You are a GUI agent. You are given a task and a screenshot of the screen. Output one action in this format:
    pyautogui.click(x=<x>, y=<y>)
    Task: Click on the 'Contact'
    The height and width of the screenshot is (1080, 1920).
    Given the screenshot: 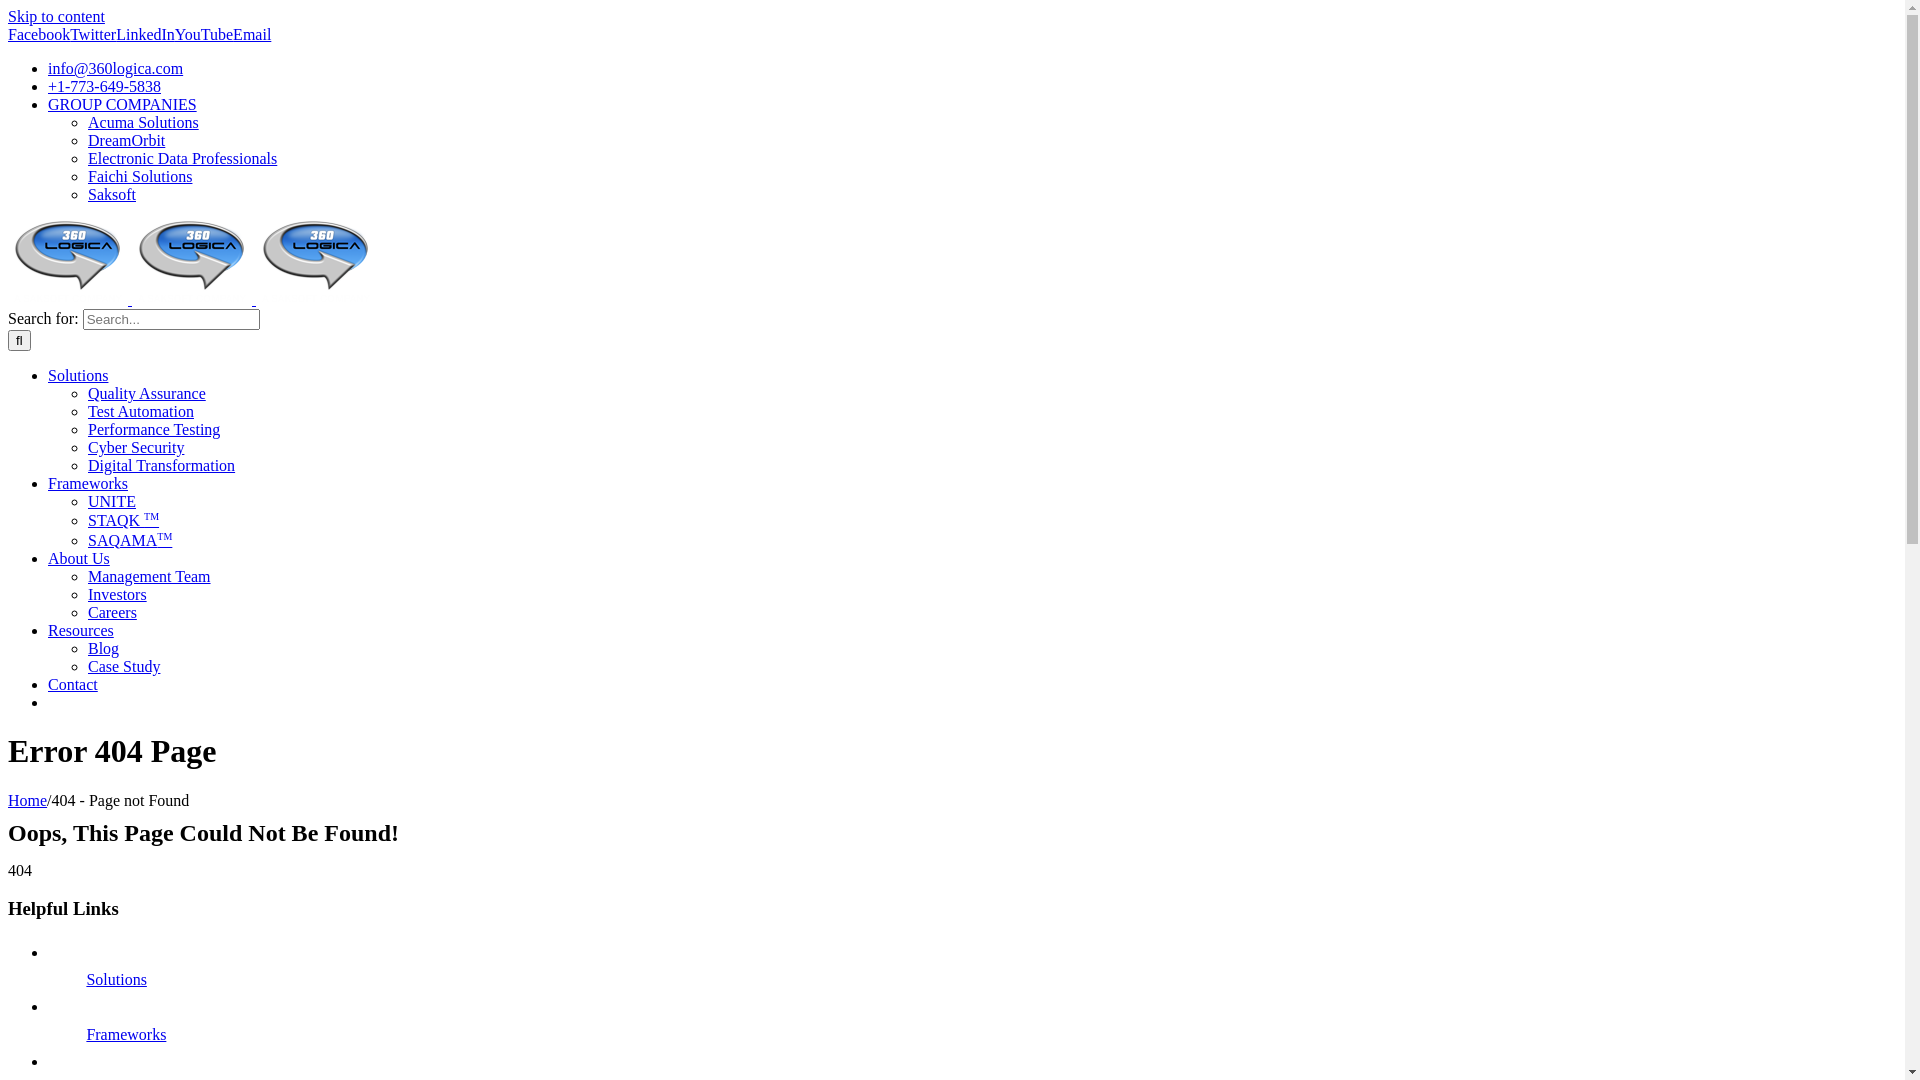 What is the action you would take?
    pyautogui.click(x=48, y=683)
    